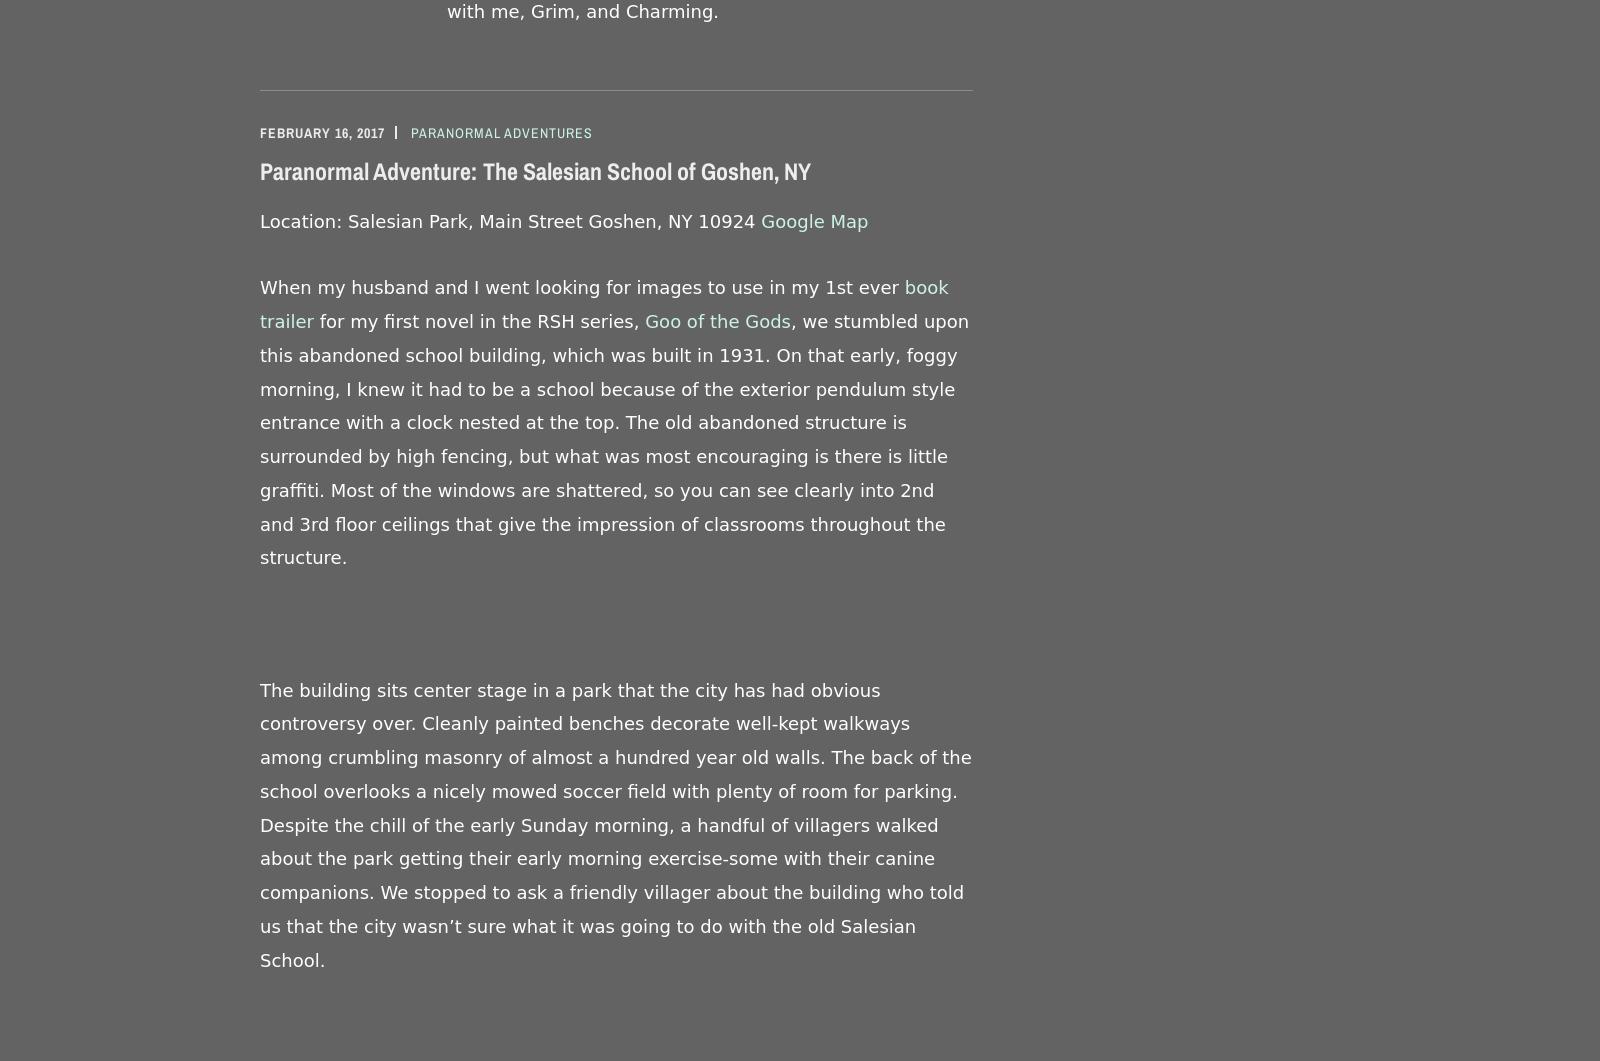 This screenshot has width=1600, height=1061. What do you see at coordinates (615, 824) in the screenshot?
I see `'The building sits center stage in a park that the city has had obvious controversy over. Cleanly painted benches decorate well-kept walkways among crumbling masonry of almost a hundred year old walls. The back of the school overlooks a nicely mowed soccer field with plenty of room for parking. Despite the chill of the early Sunday morning, a handful of villagers walked about the park getting their early morning exercise-some with their canine companions. We stopped to ask a friendly villager about the building who told us that the city wasn’t sure what it was going to do with the old Salesian School.'` at bounding box center [615, 824].